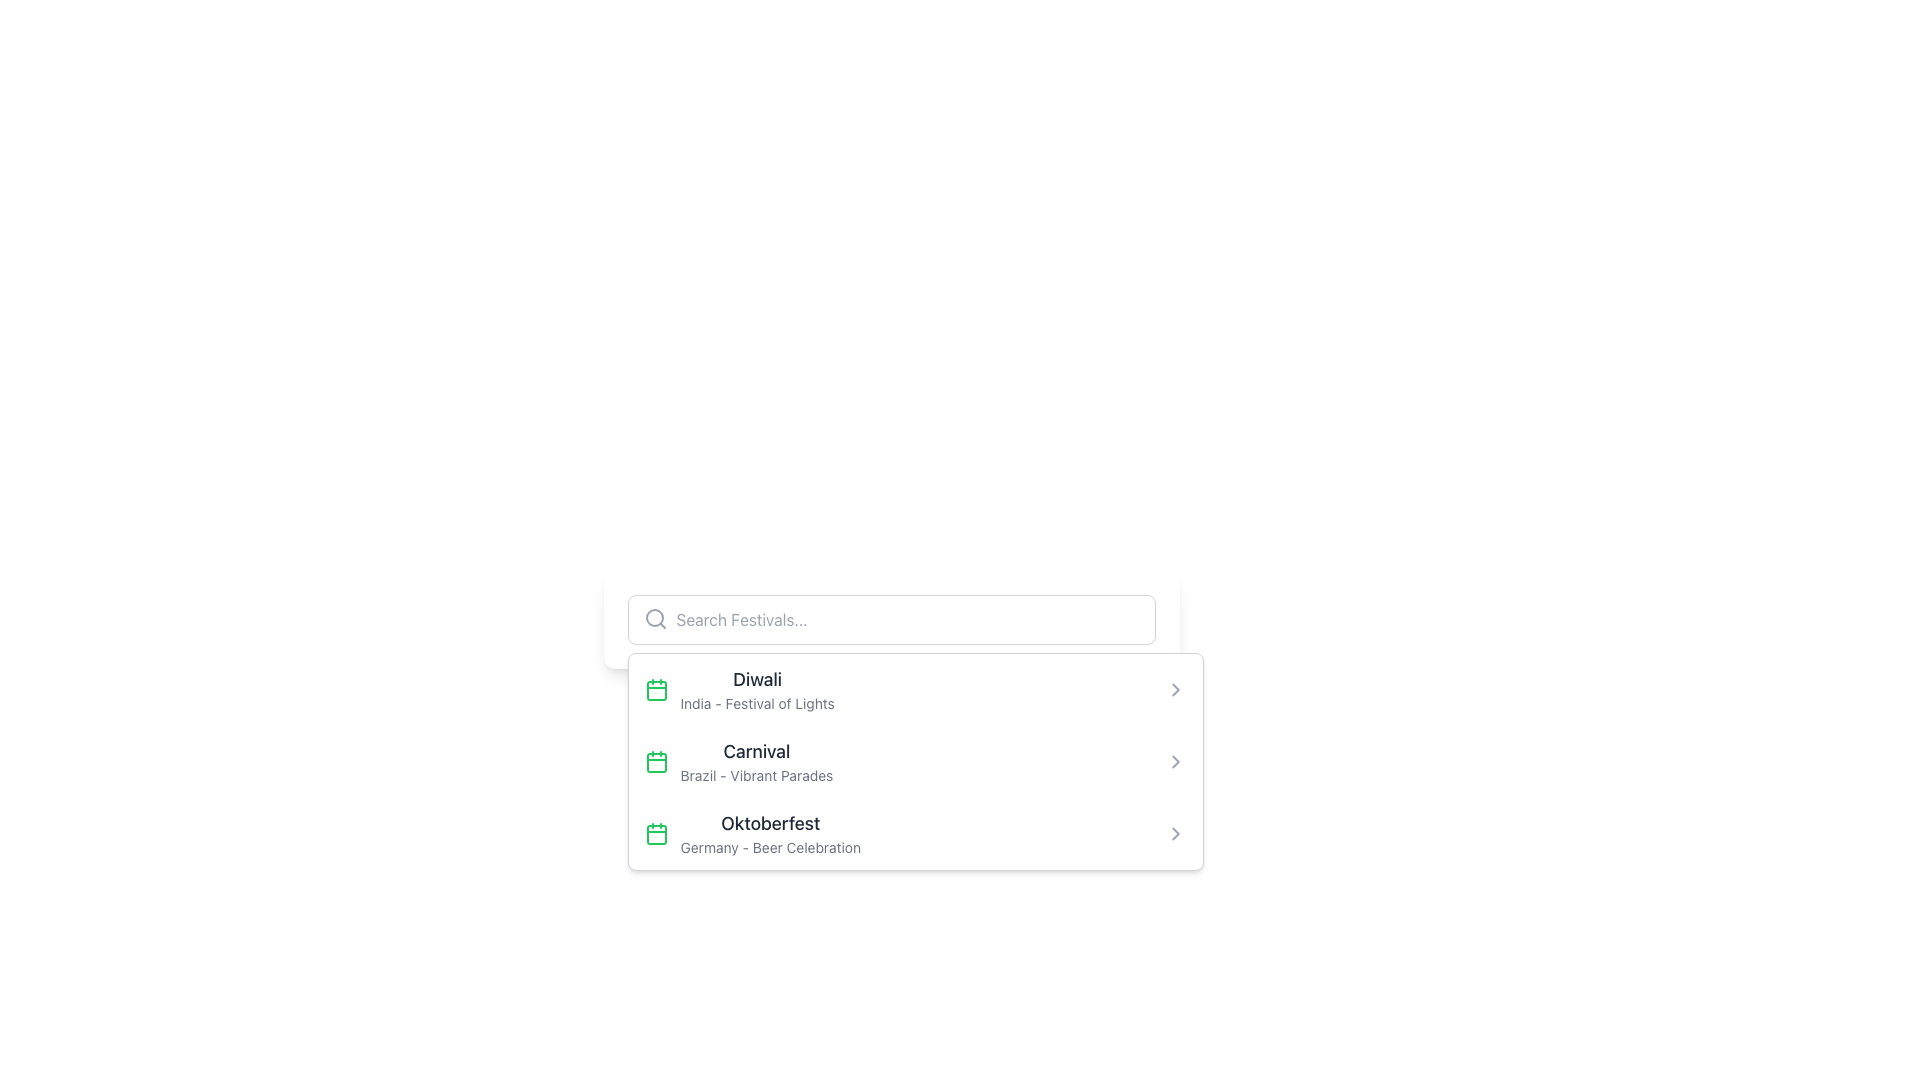 The height and width of the screenshot is (1080, 1920). Describe the element at coordinates (656, 762) in the screenshot. I see `the icon related to the 'Carnival' event, located in the second row between 'Diwali' and 'Oktoberfest', to interact with associated event information` at that location.